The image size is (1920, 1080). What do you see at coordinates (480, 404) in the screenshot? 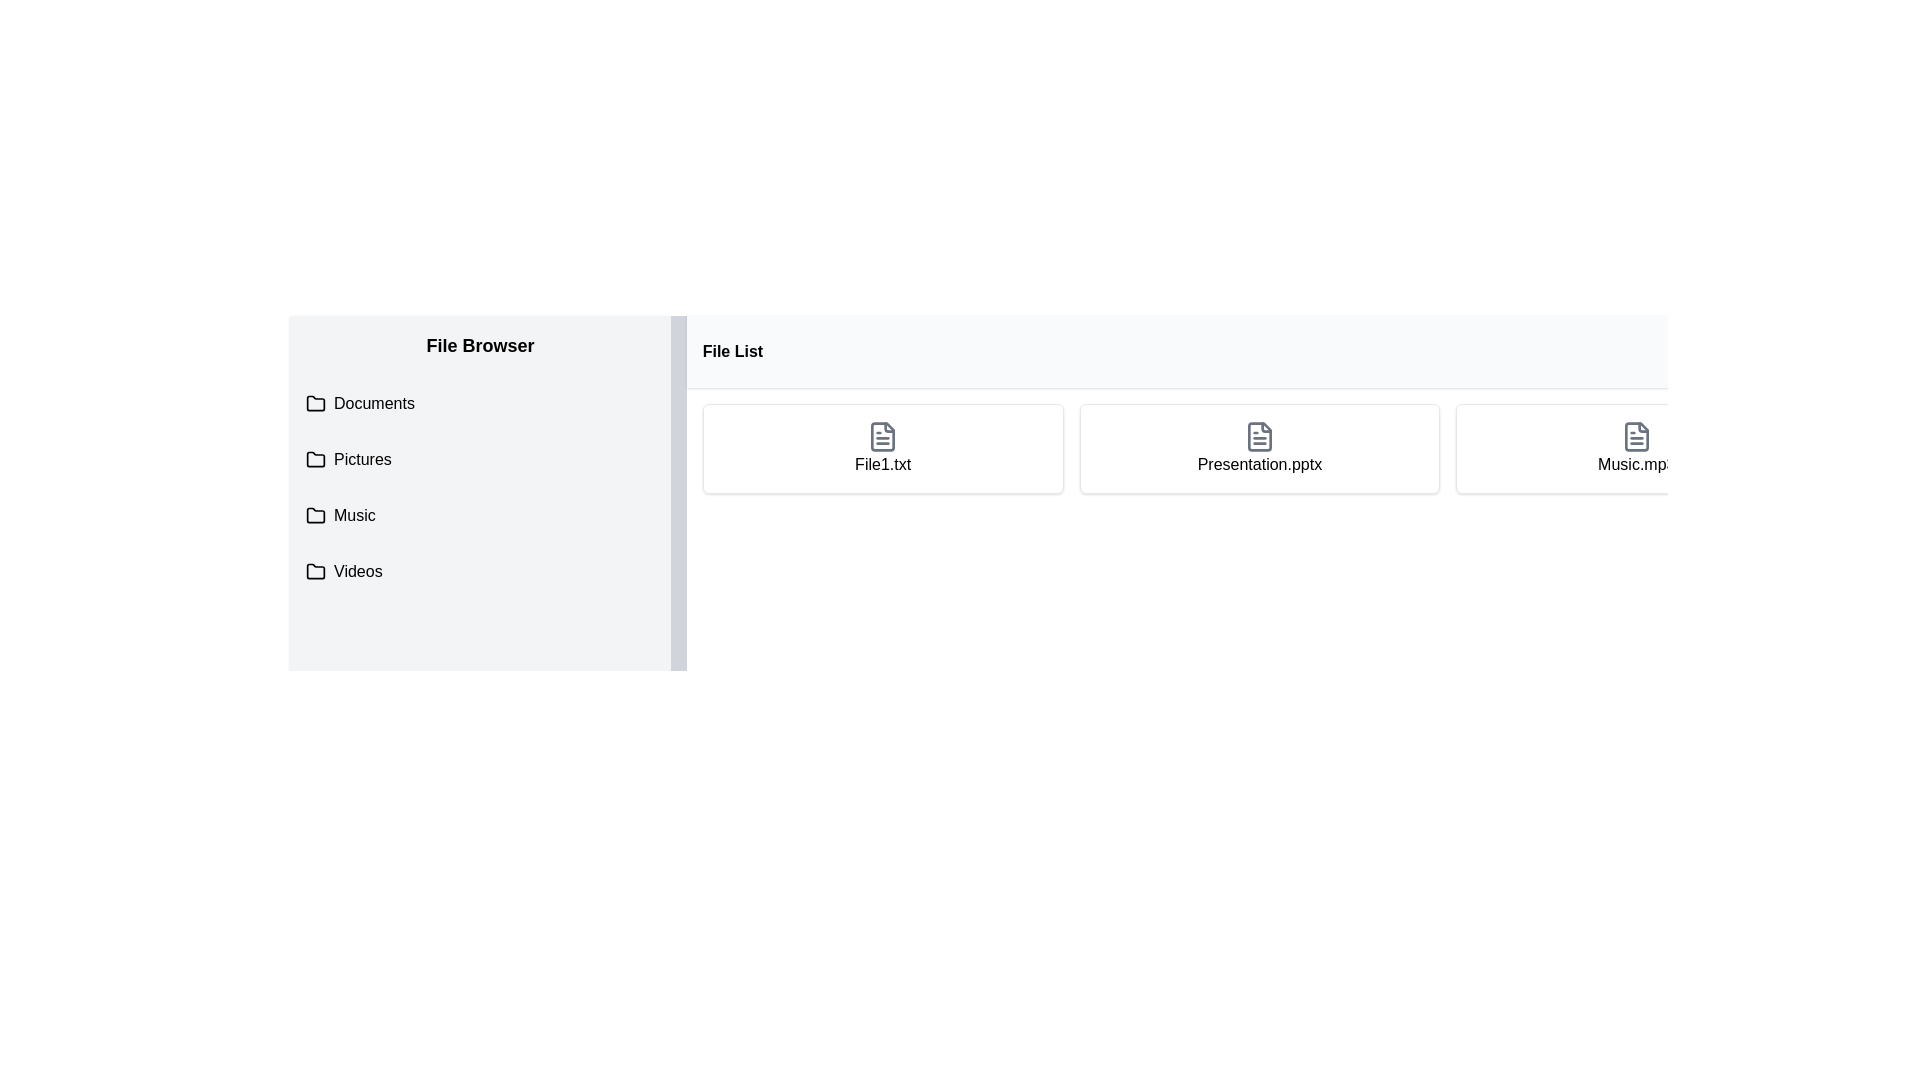
I see `the 'Documents' list item in the navigation menu` at bounding box center [480, 404].